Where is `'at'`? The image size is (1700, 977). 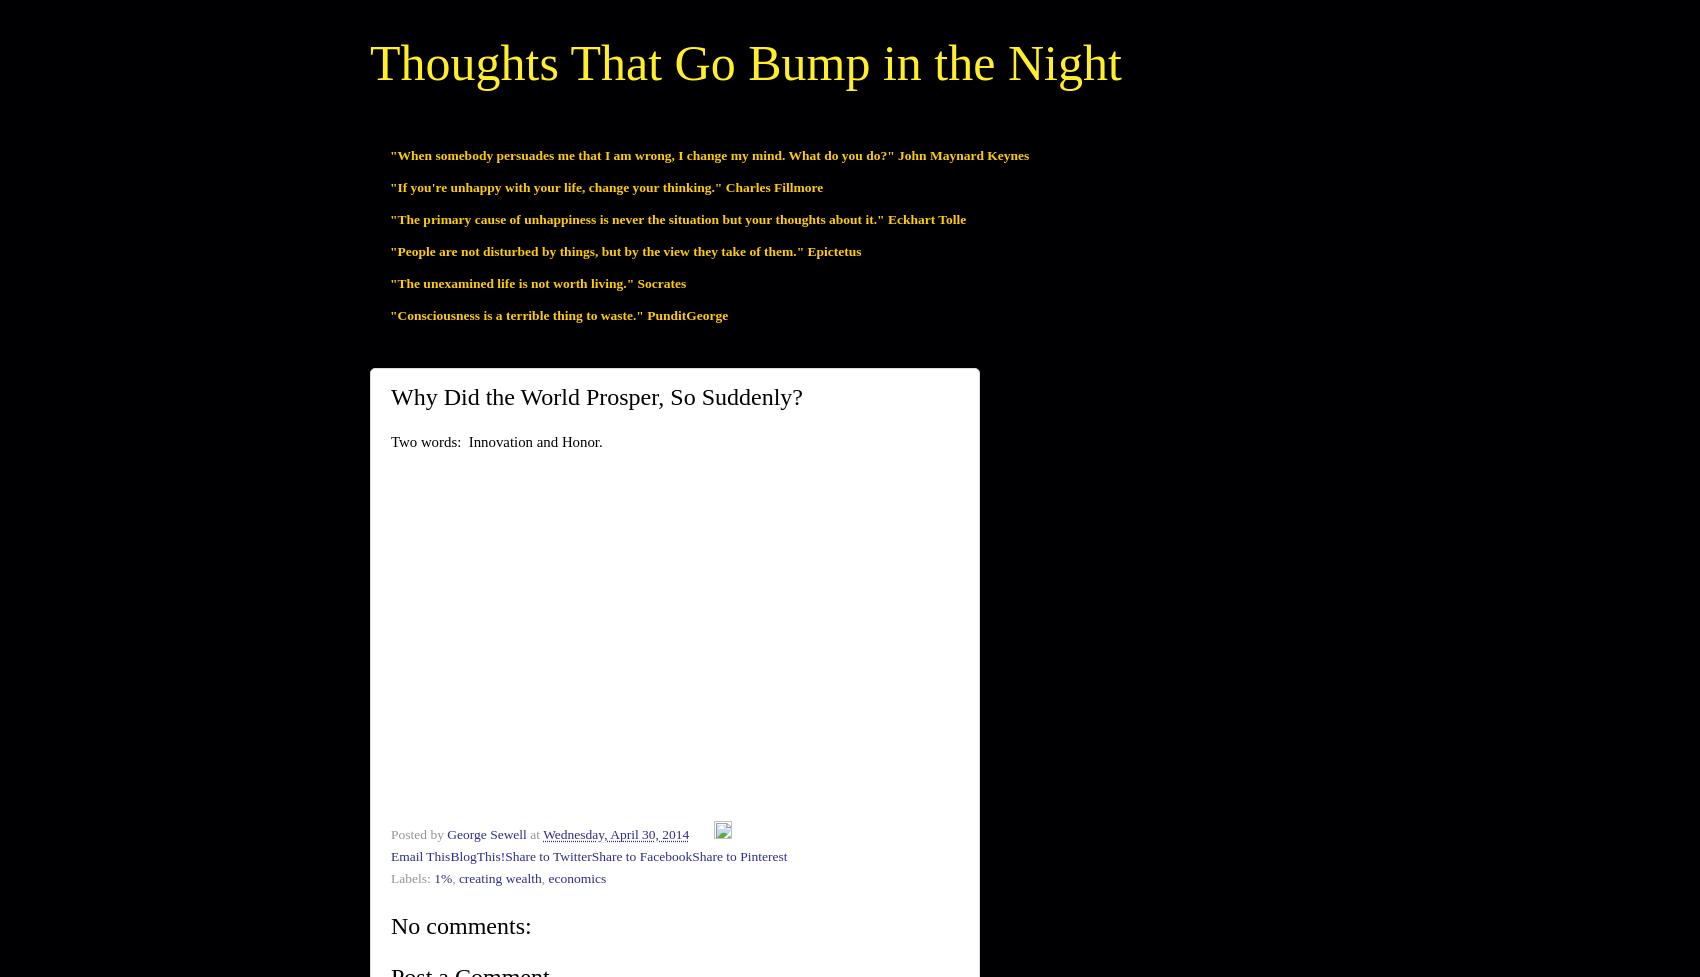 'at' is located at coordinates (535, 833).